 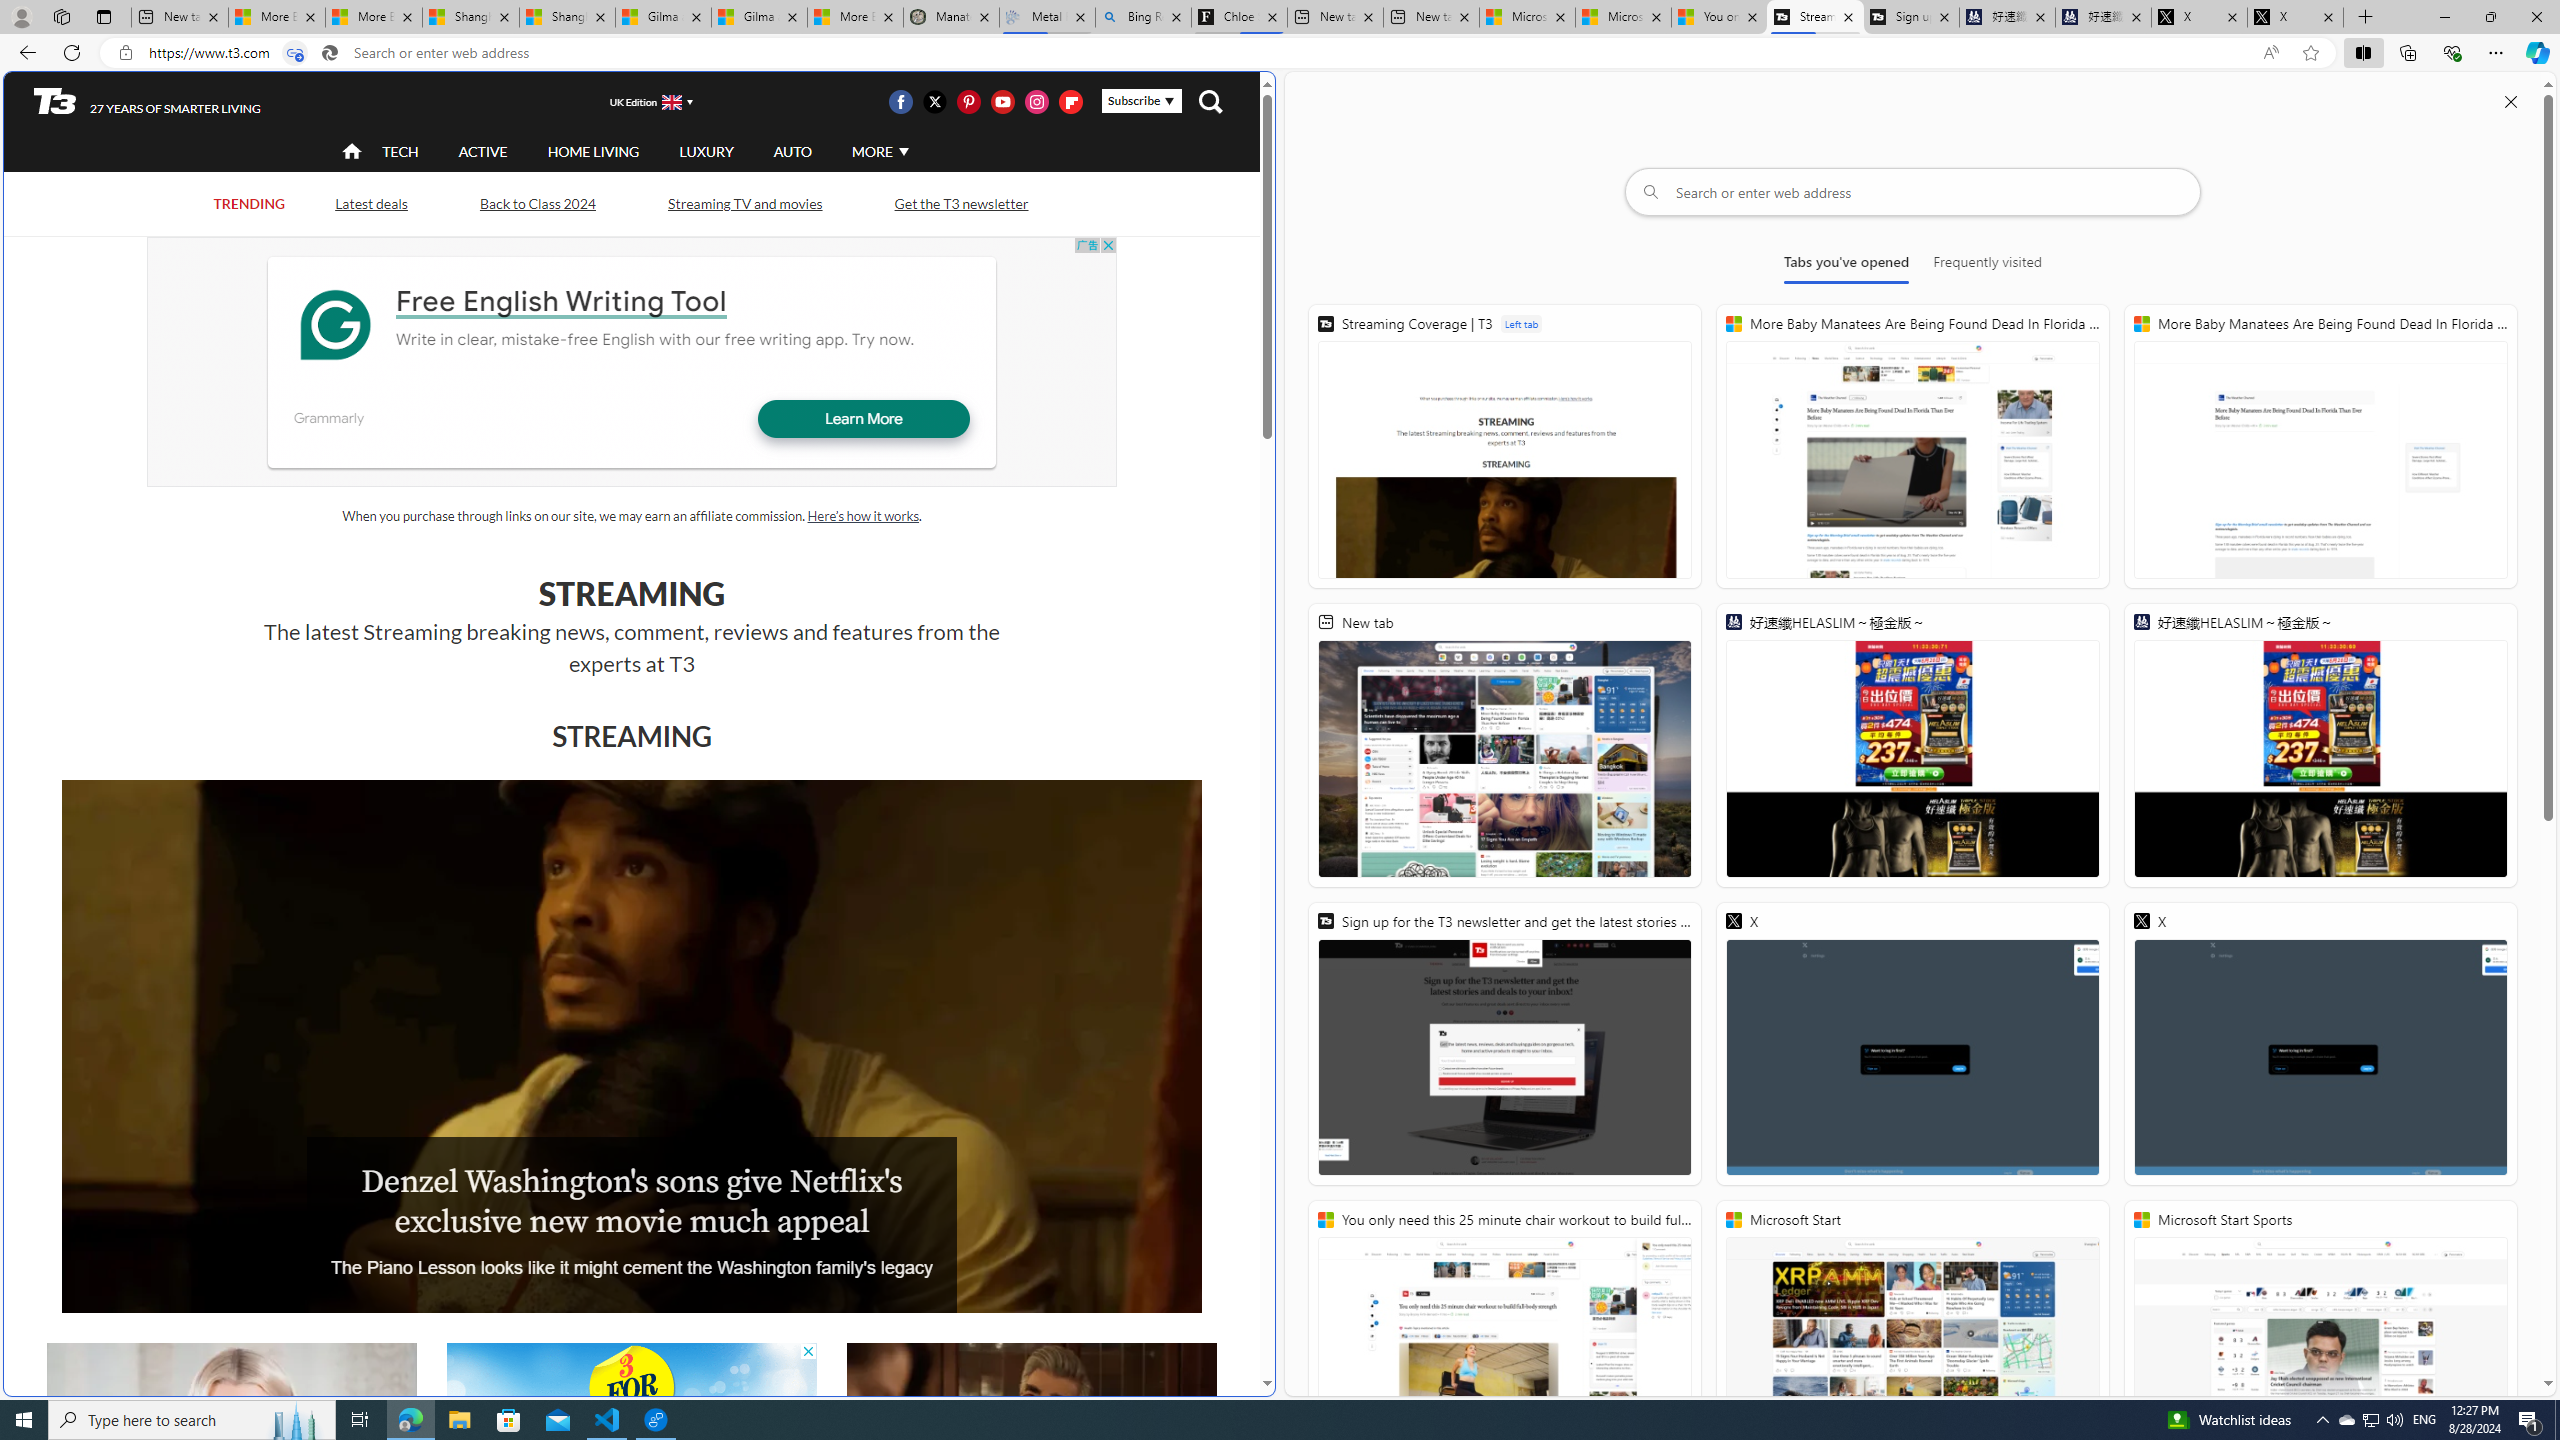 I want to click on 'Streaming TV and movies', so click(x=743, y=202).